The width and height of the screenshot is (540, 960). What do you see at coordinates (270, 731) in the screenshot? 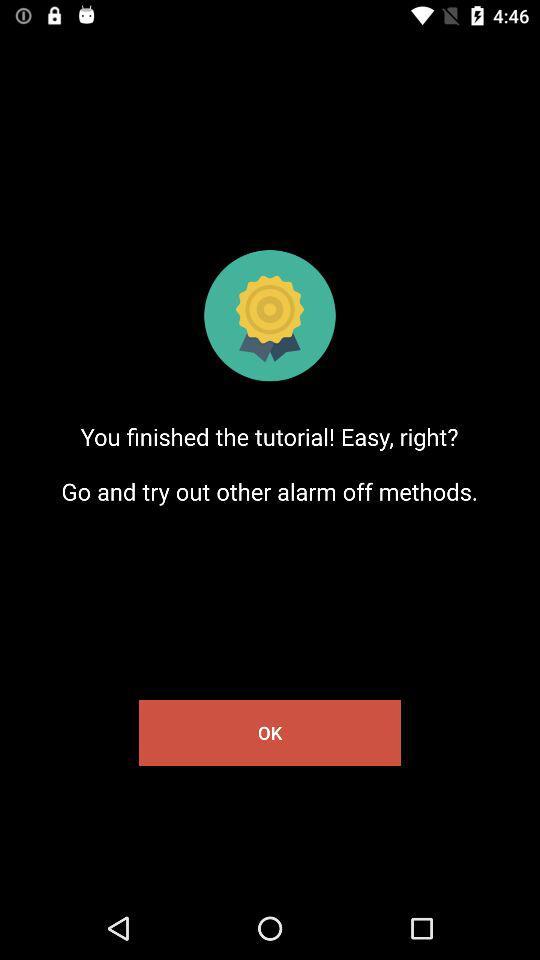
I see `the ok item` at bounding box center [270, 731].